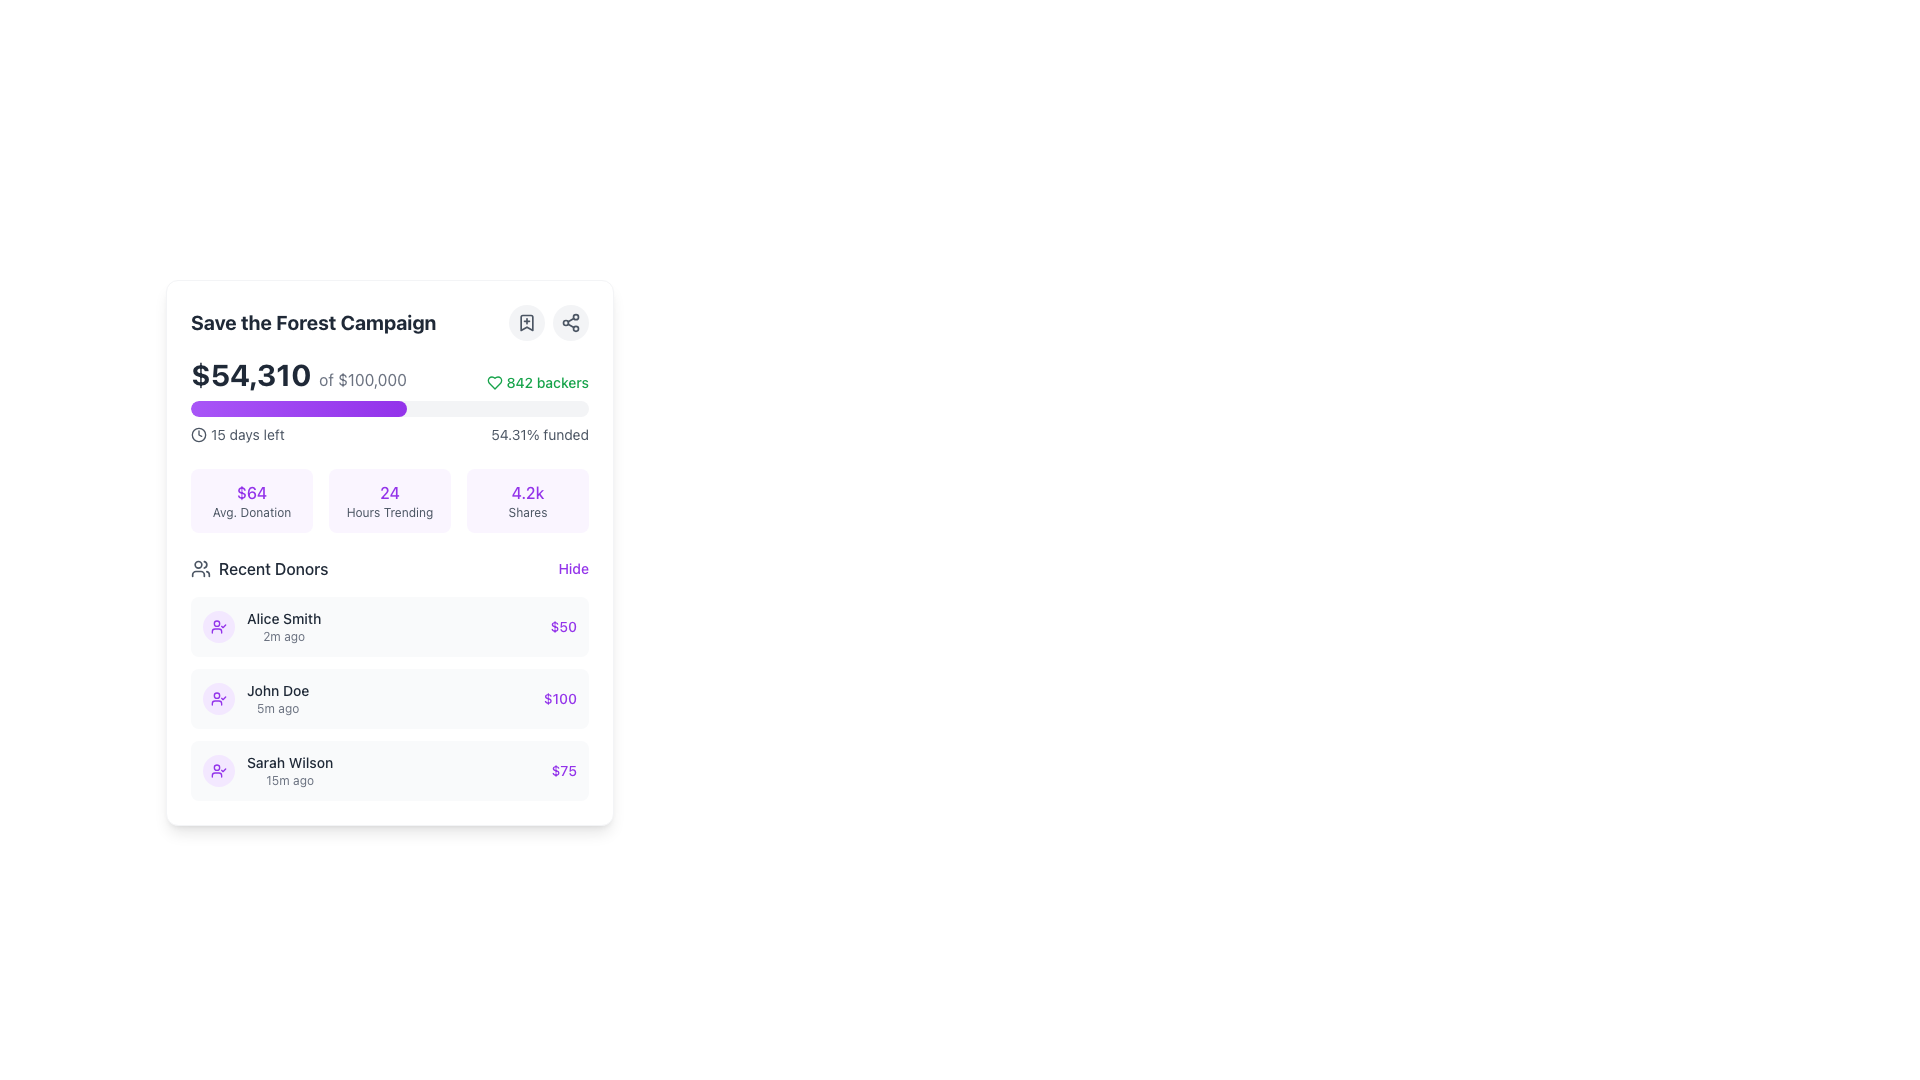 The height and width of the screenshot is (1080, 1920). I want to click on the heart-shaped icon that symbolizes support or love, located to the left of the text '842 backers' in the upper-right area of the card, so click(494, 382).